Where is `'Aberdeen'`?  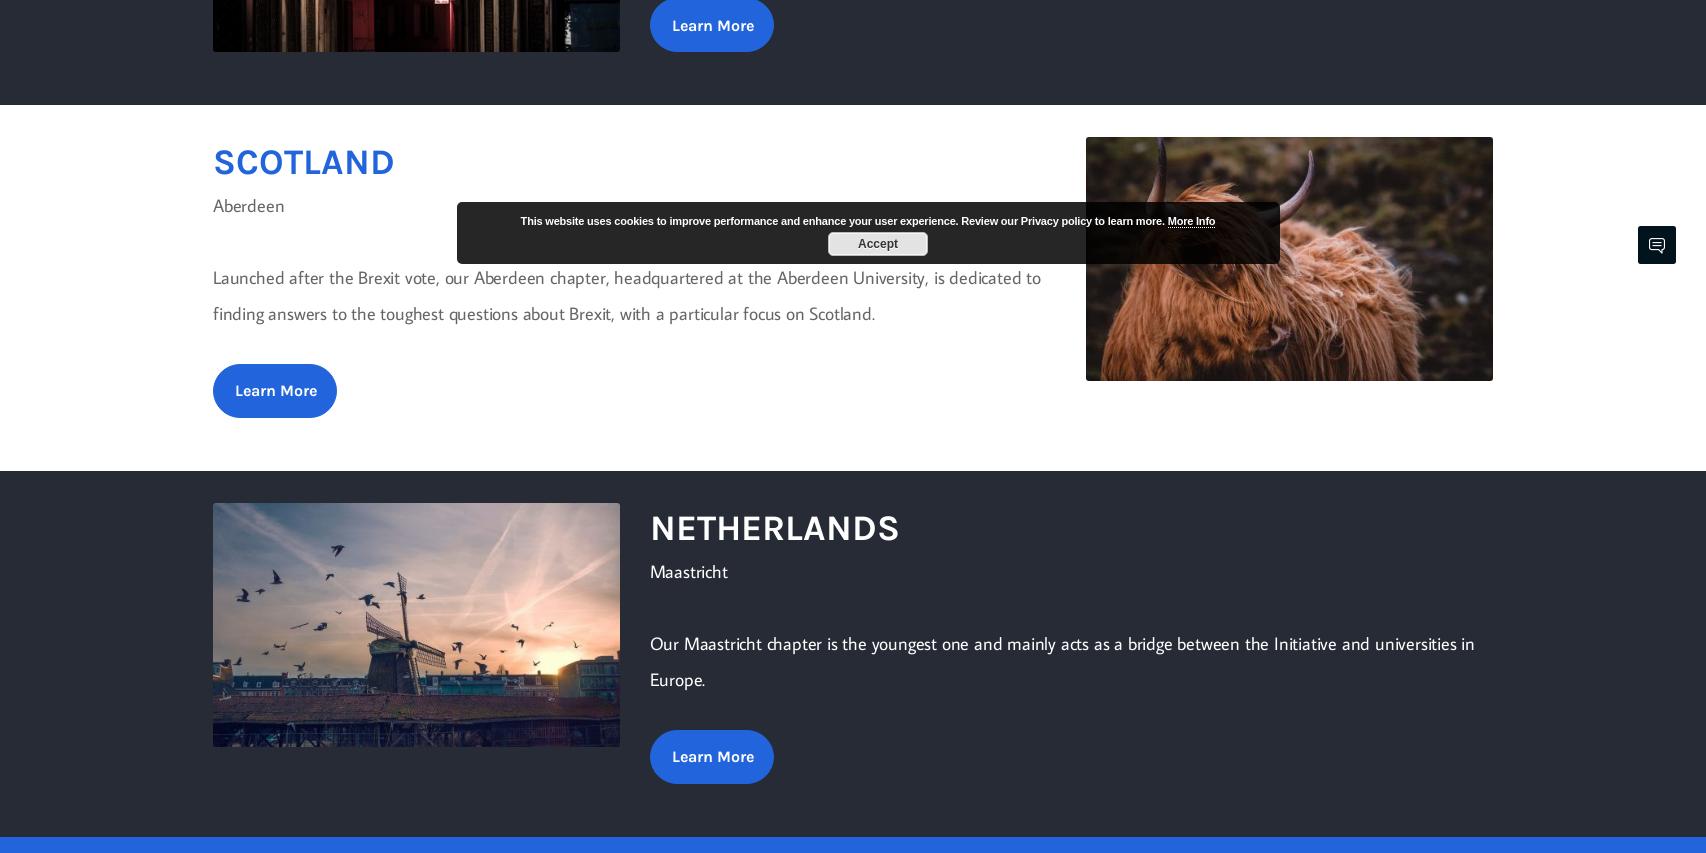
'Aberdeen' is located at coordinates (248, 203).